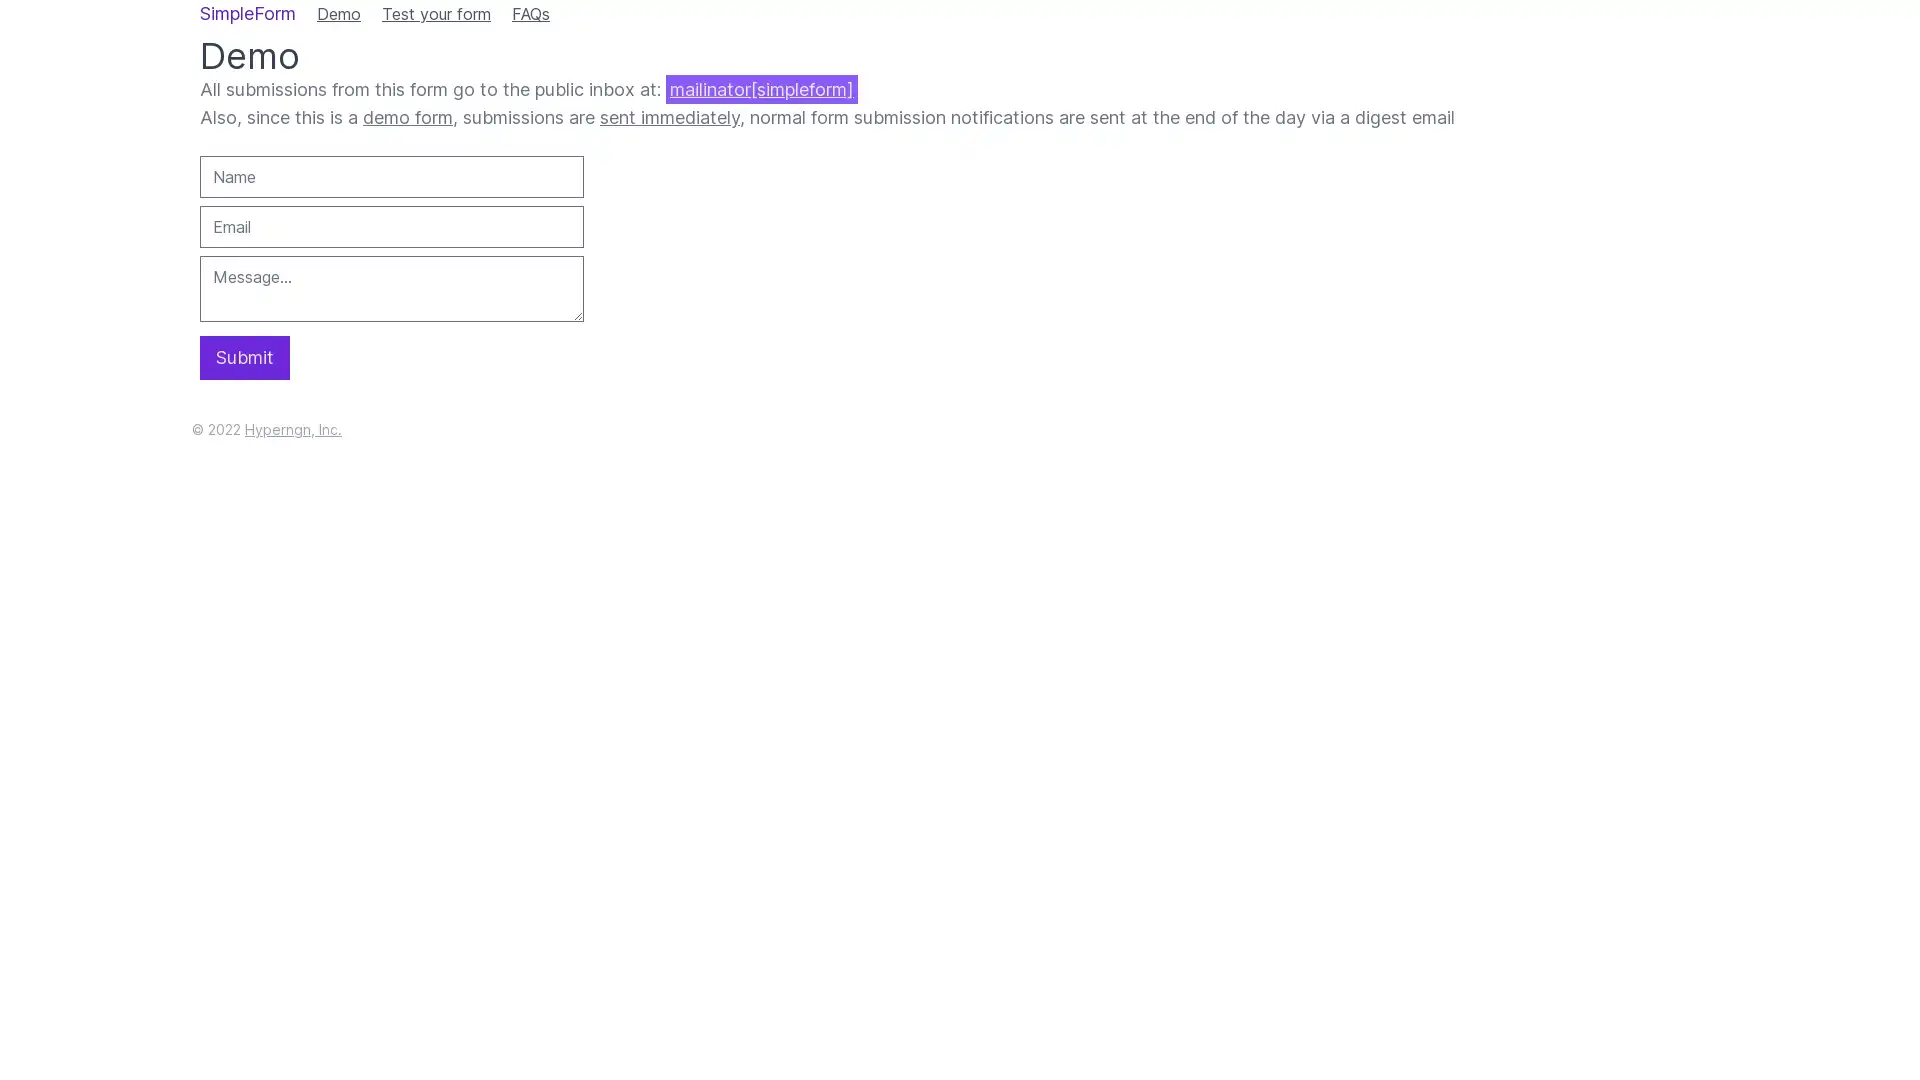 This screenshot has height=1080, width=1920. Describe the element at coordinates (243, 357) in the screenshot. I see `Submit` at that location.